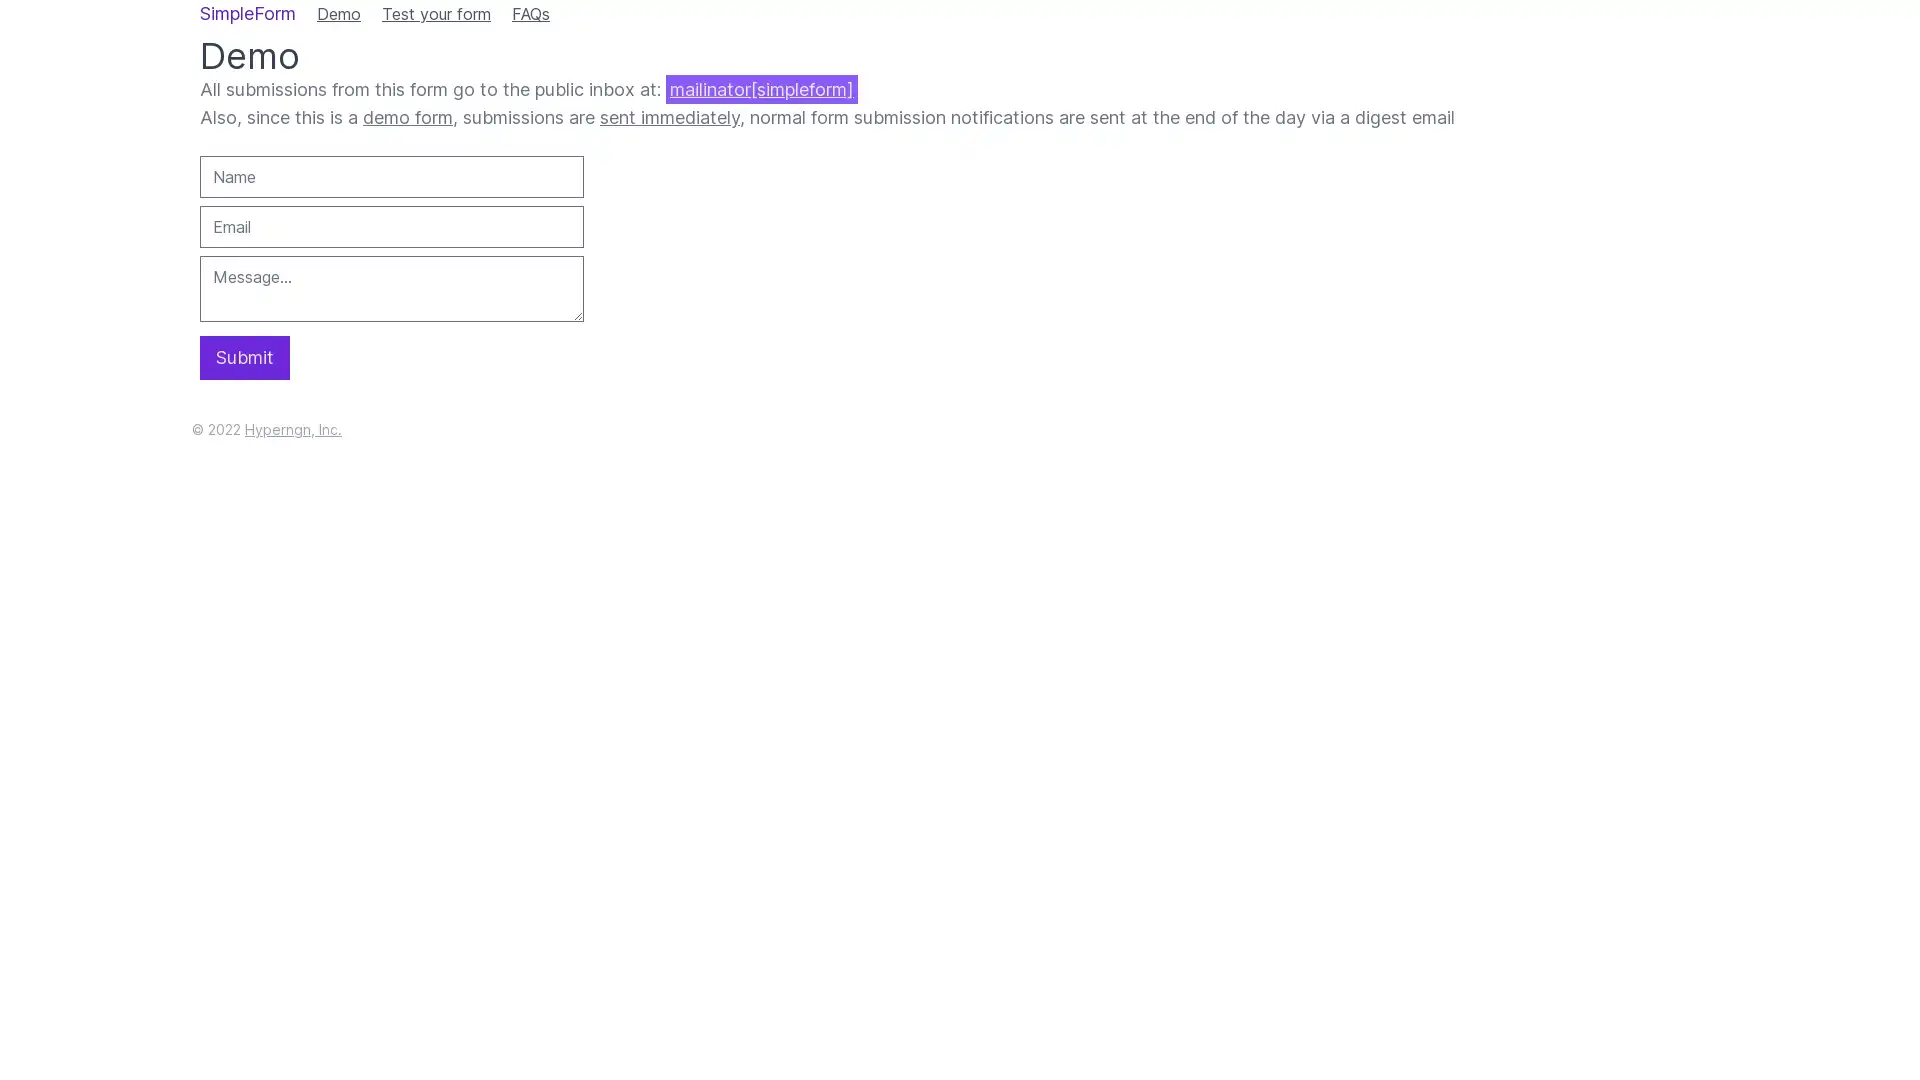 This screenshot has height=1080, width=1920. Describe the element at coordinates (243, 357) in the screenshot. I see `Submit` at that location.